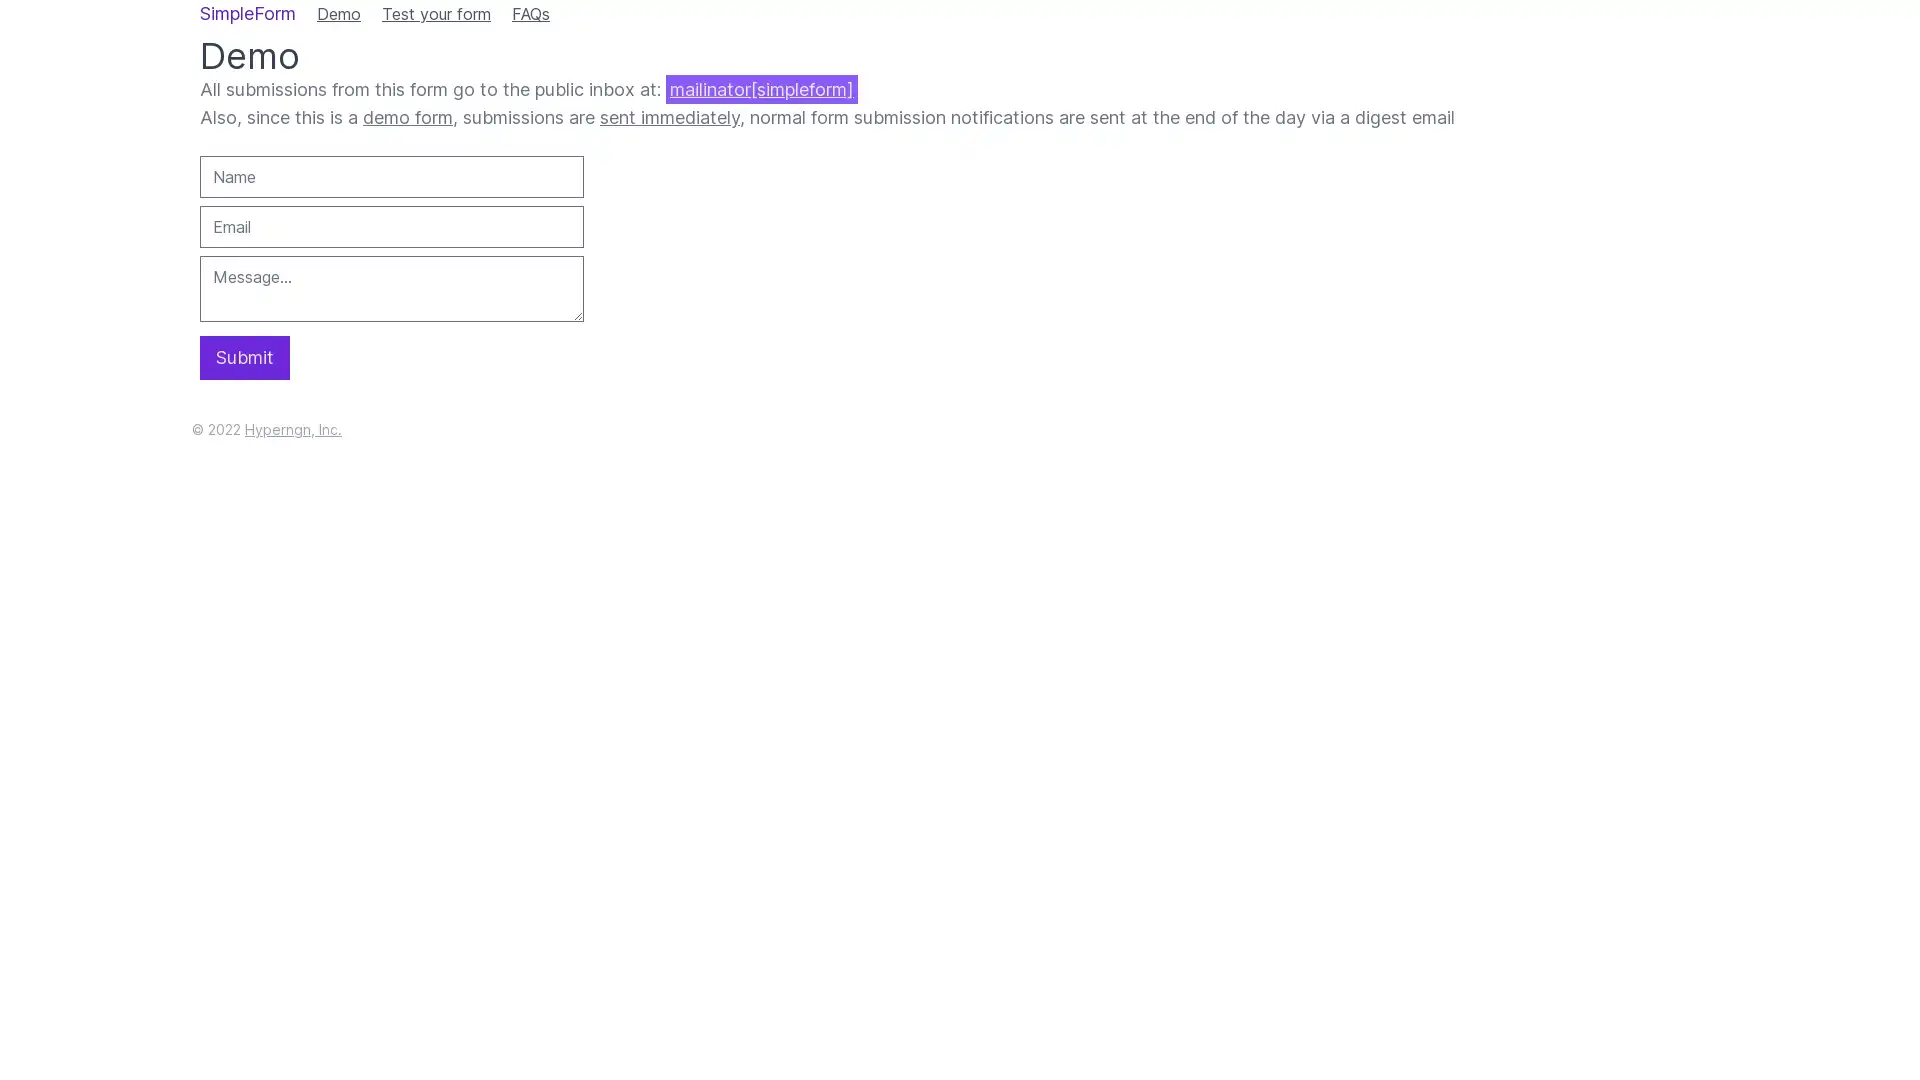 This screenshot has height=1080, width=1920. Describe the element at coordinates (243, 357) in the screenshot. I see `Submit` at that location.